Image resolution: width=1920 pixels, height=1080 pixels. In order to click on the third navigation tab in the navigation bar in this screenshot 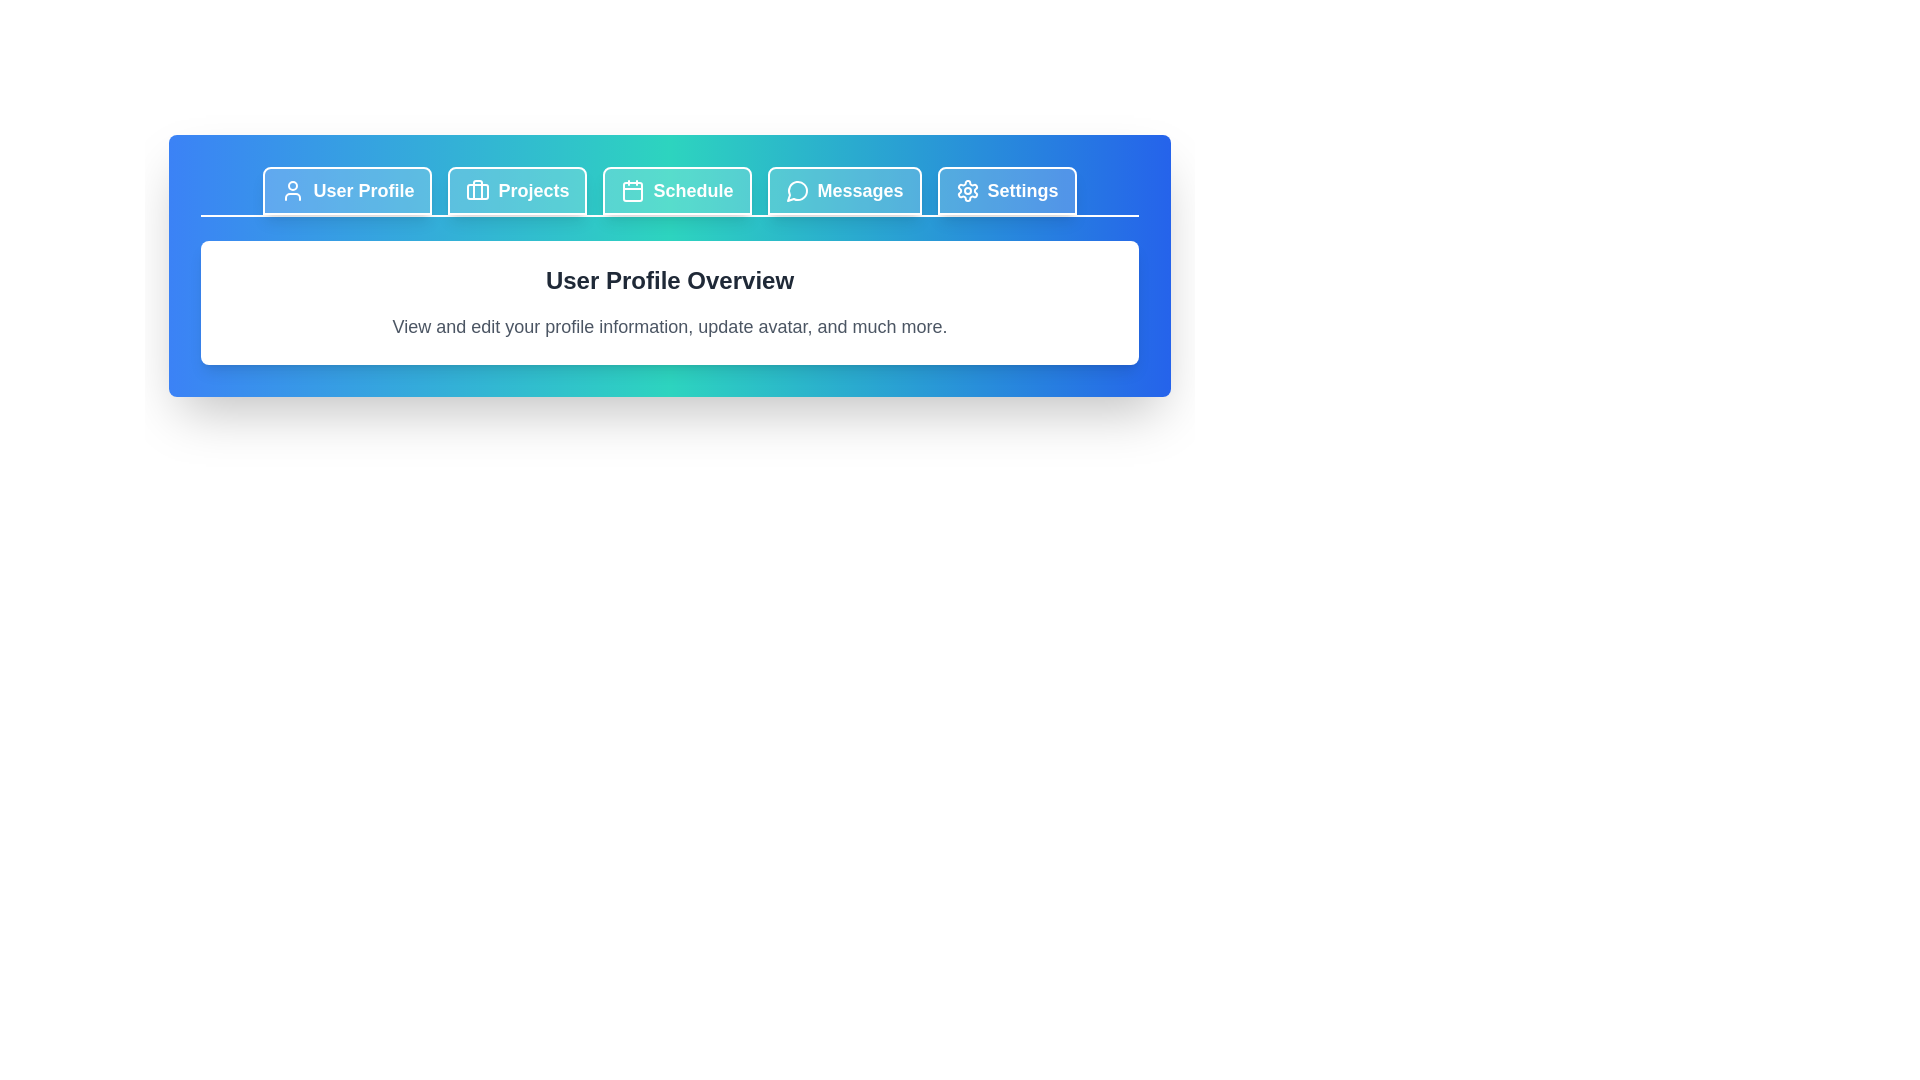, I will do `click(670, 192)`.